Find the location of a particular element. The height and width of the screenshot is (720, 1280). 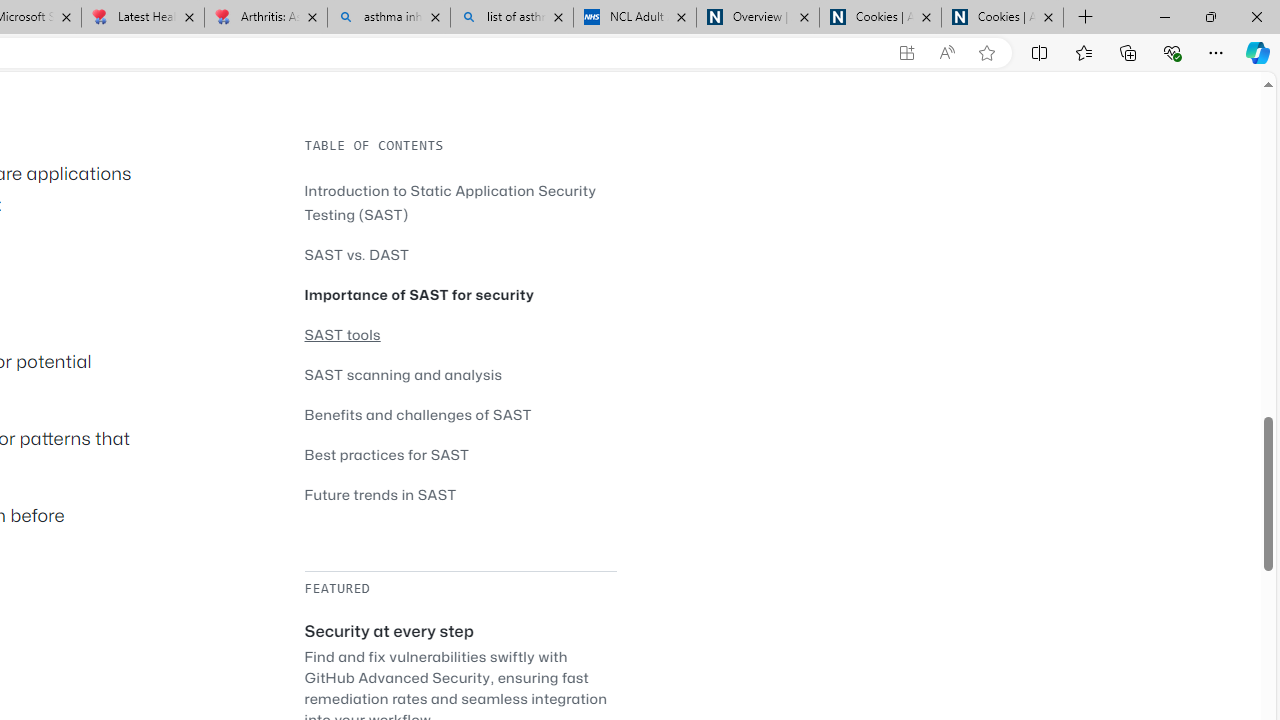

'Introduction to Static Application Security Testing (SAST)' is located at coordinates (449, 202).